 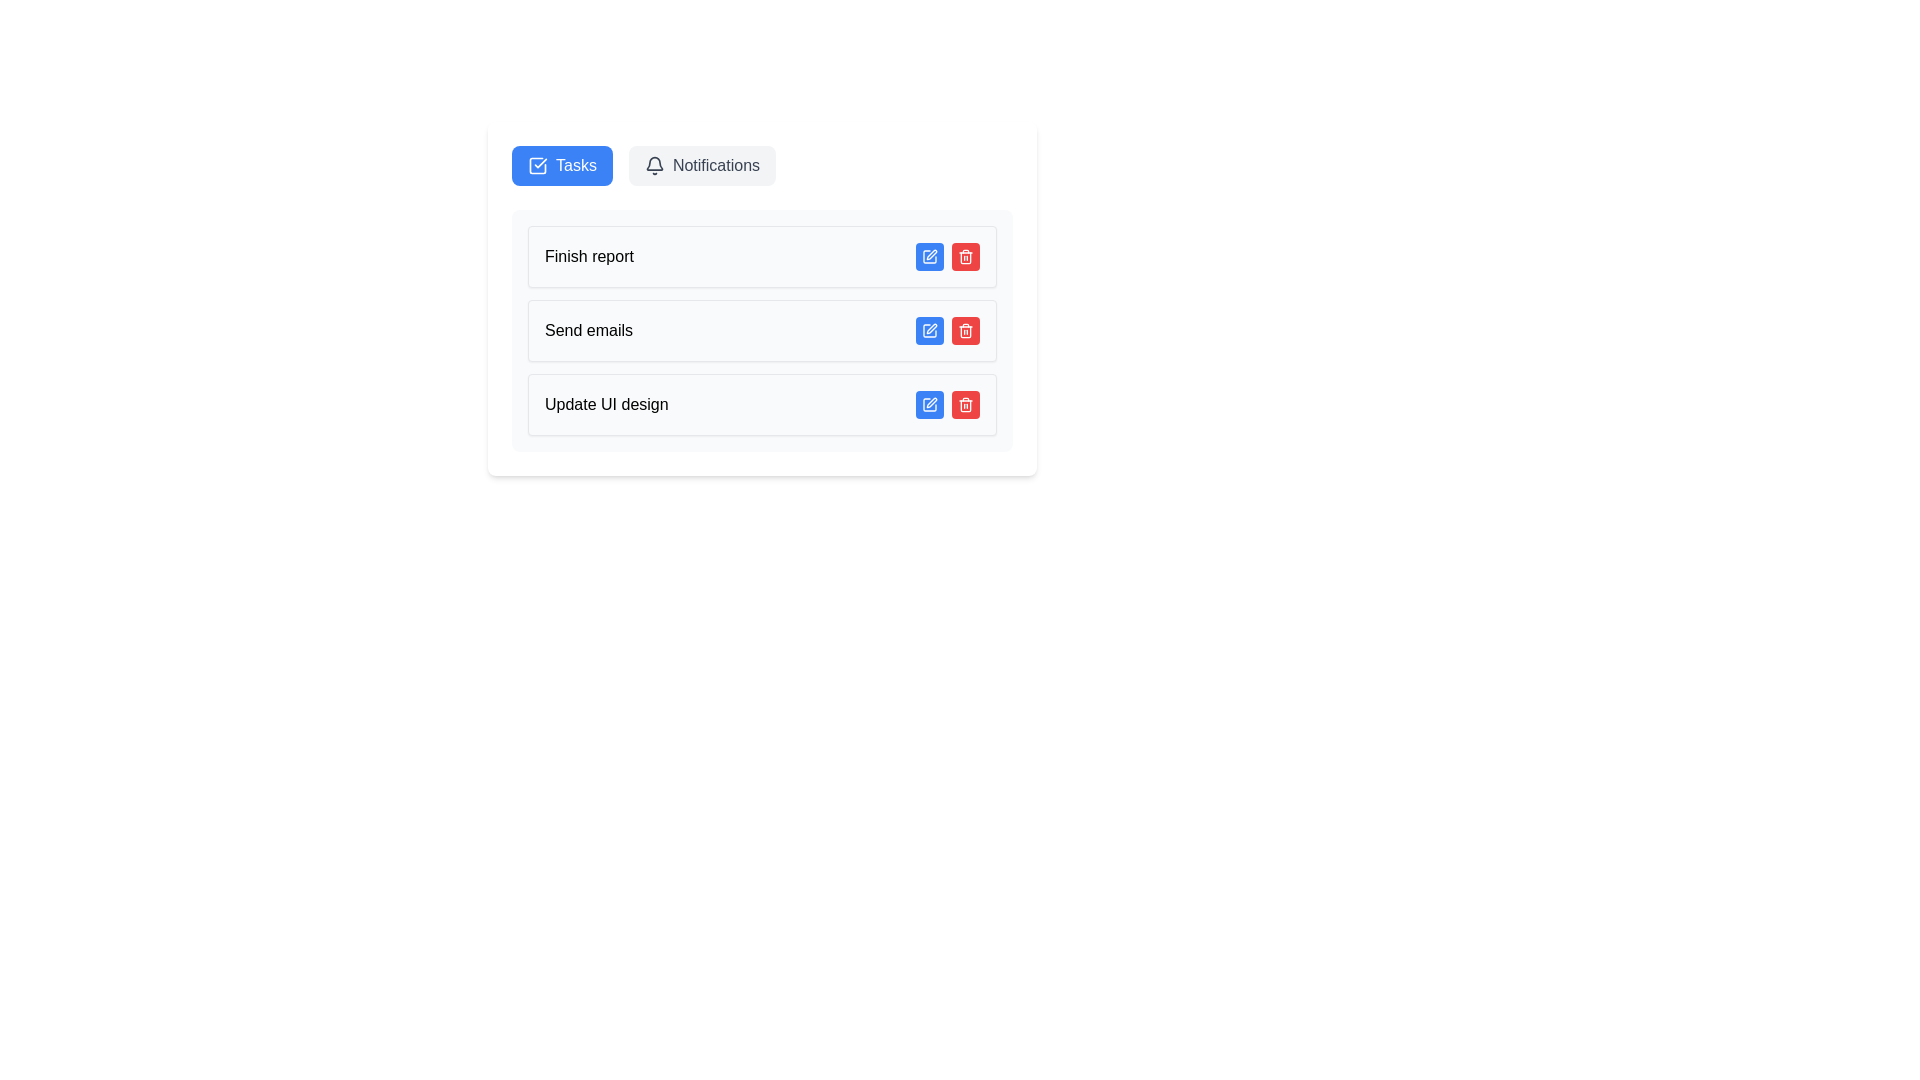 I want to click on the 'edit' button located on the right side of the 'Update UI design' list item to observe the color change, so click(x=929, y=405).